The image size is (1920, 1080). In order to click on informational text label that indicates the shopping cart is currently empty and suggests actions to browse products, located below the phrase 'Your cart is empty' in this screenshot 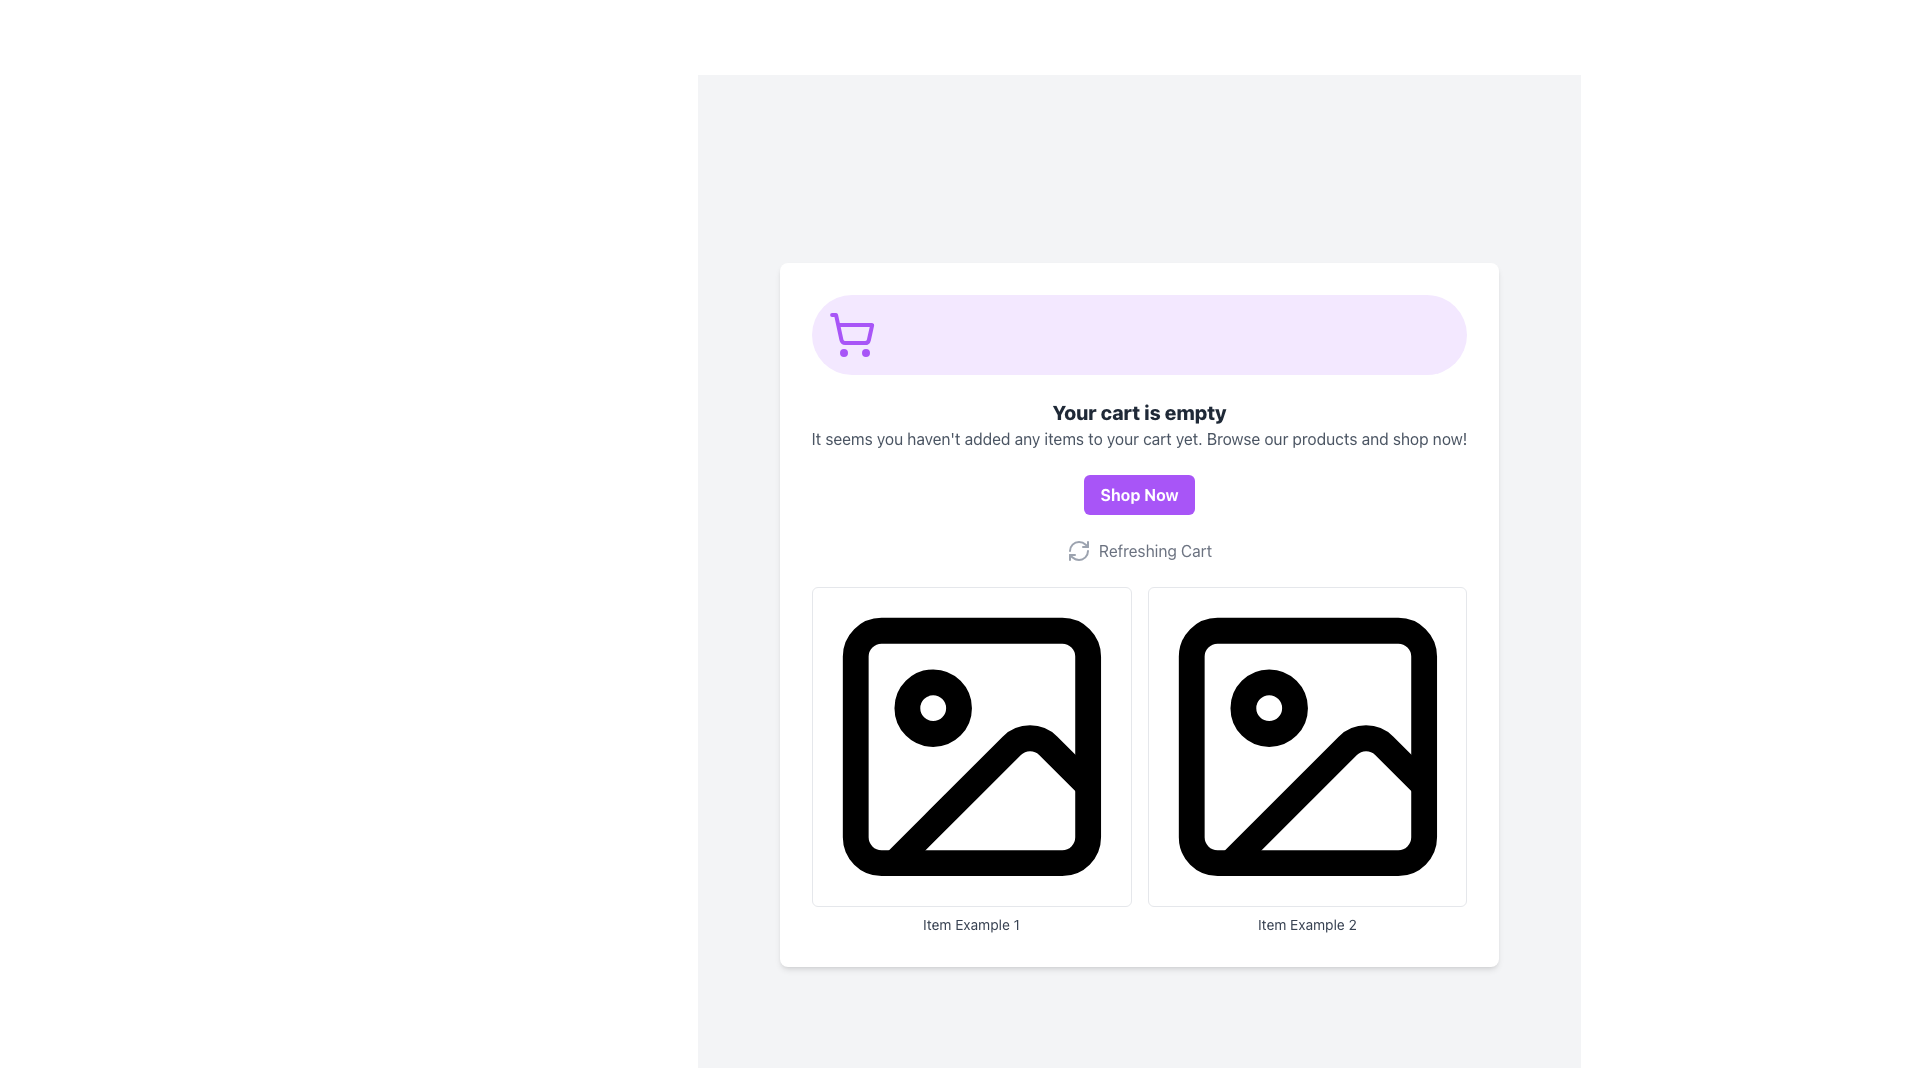, I will do `click(1139, 438)`.